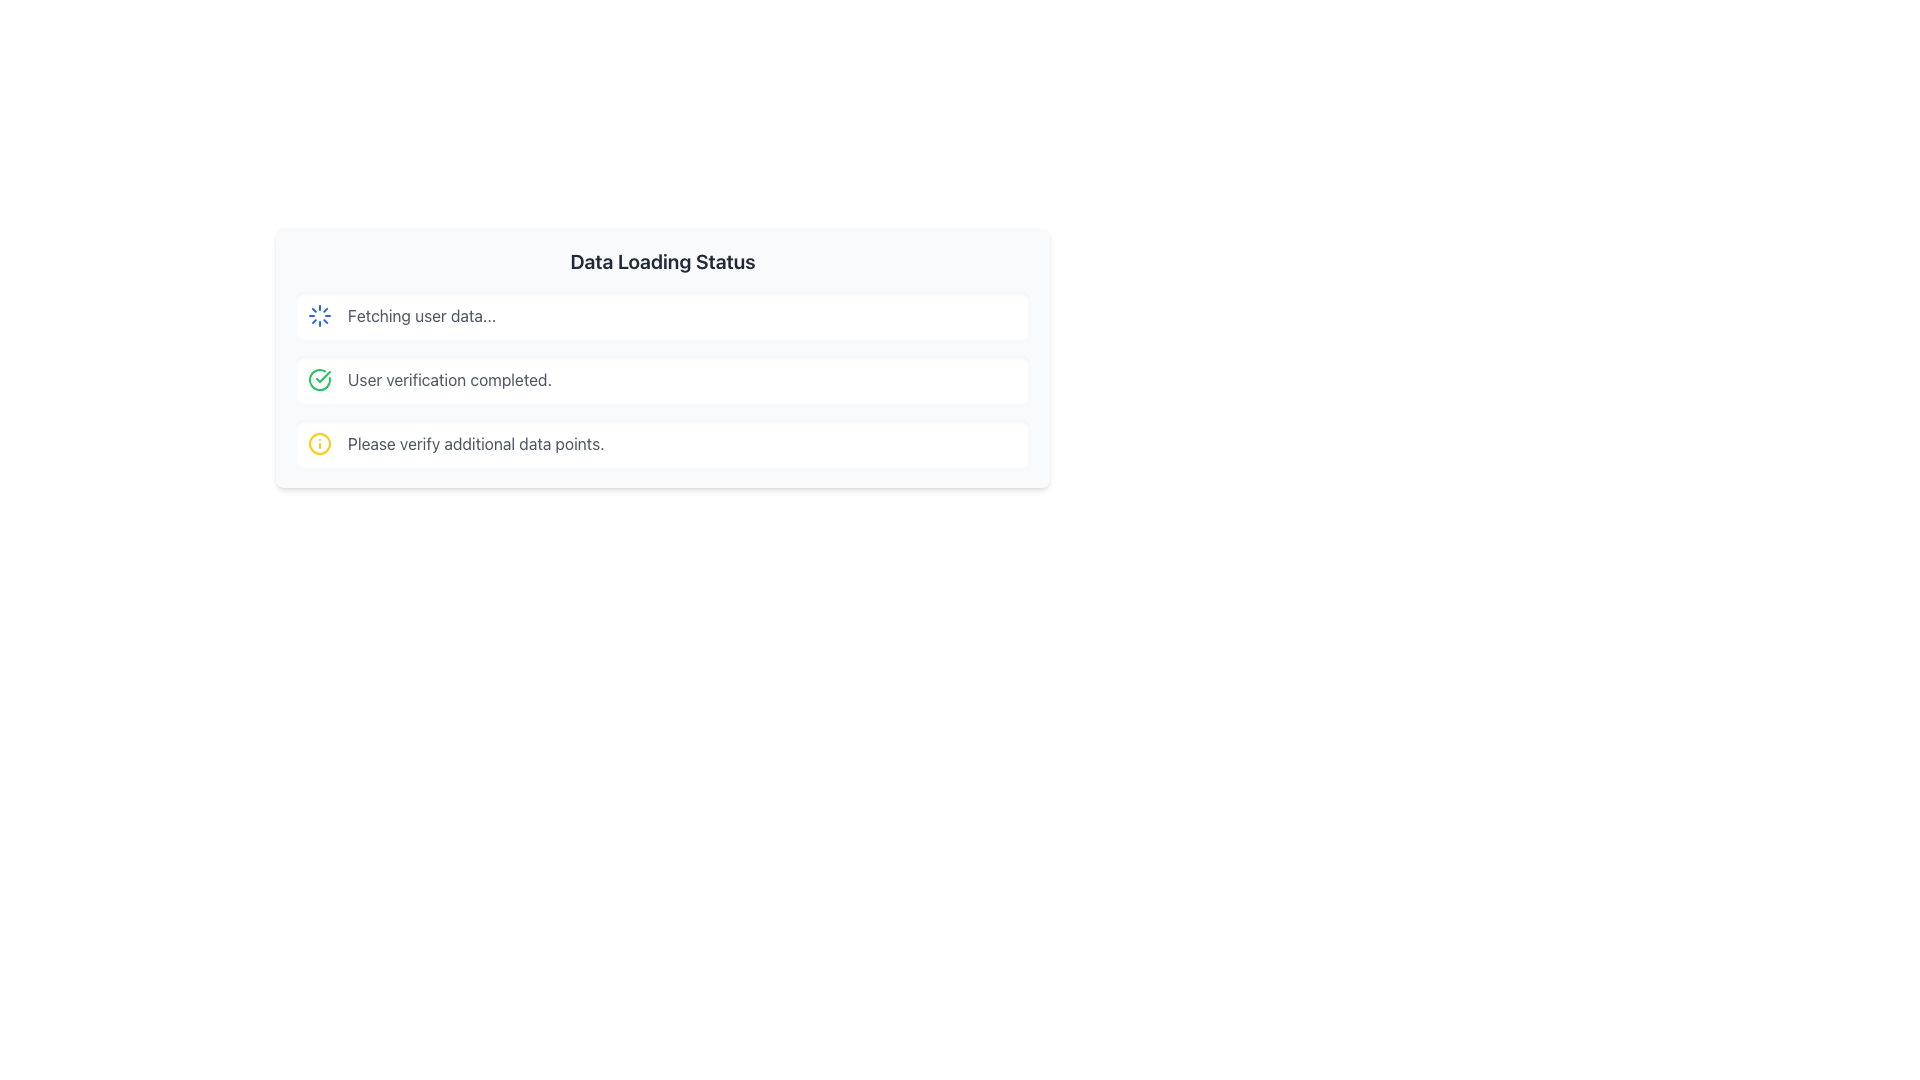  What do you see at coordinates (475, 442) in the screenshot?
I see `the informational text element that requests user verification, located to the right of a yellow icon in the third entry of a status list` at bounding box center [475, 442].